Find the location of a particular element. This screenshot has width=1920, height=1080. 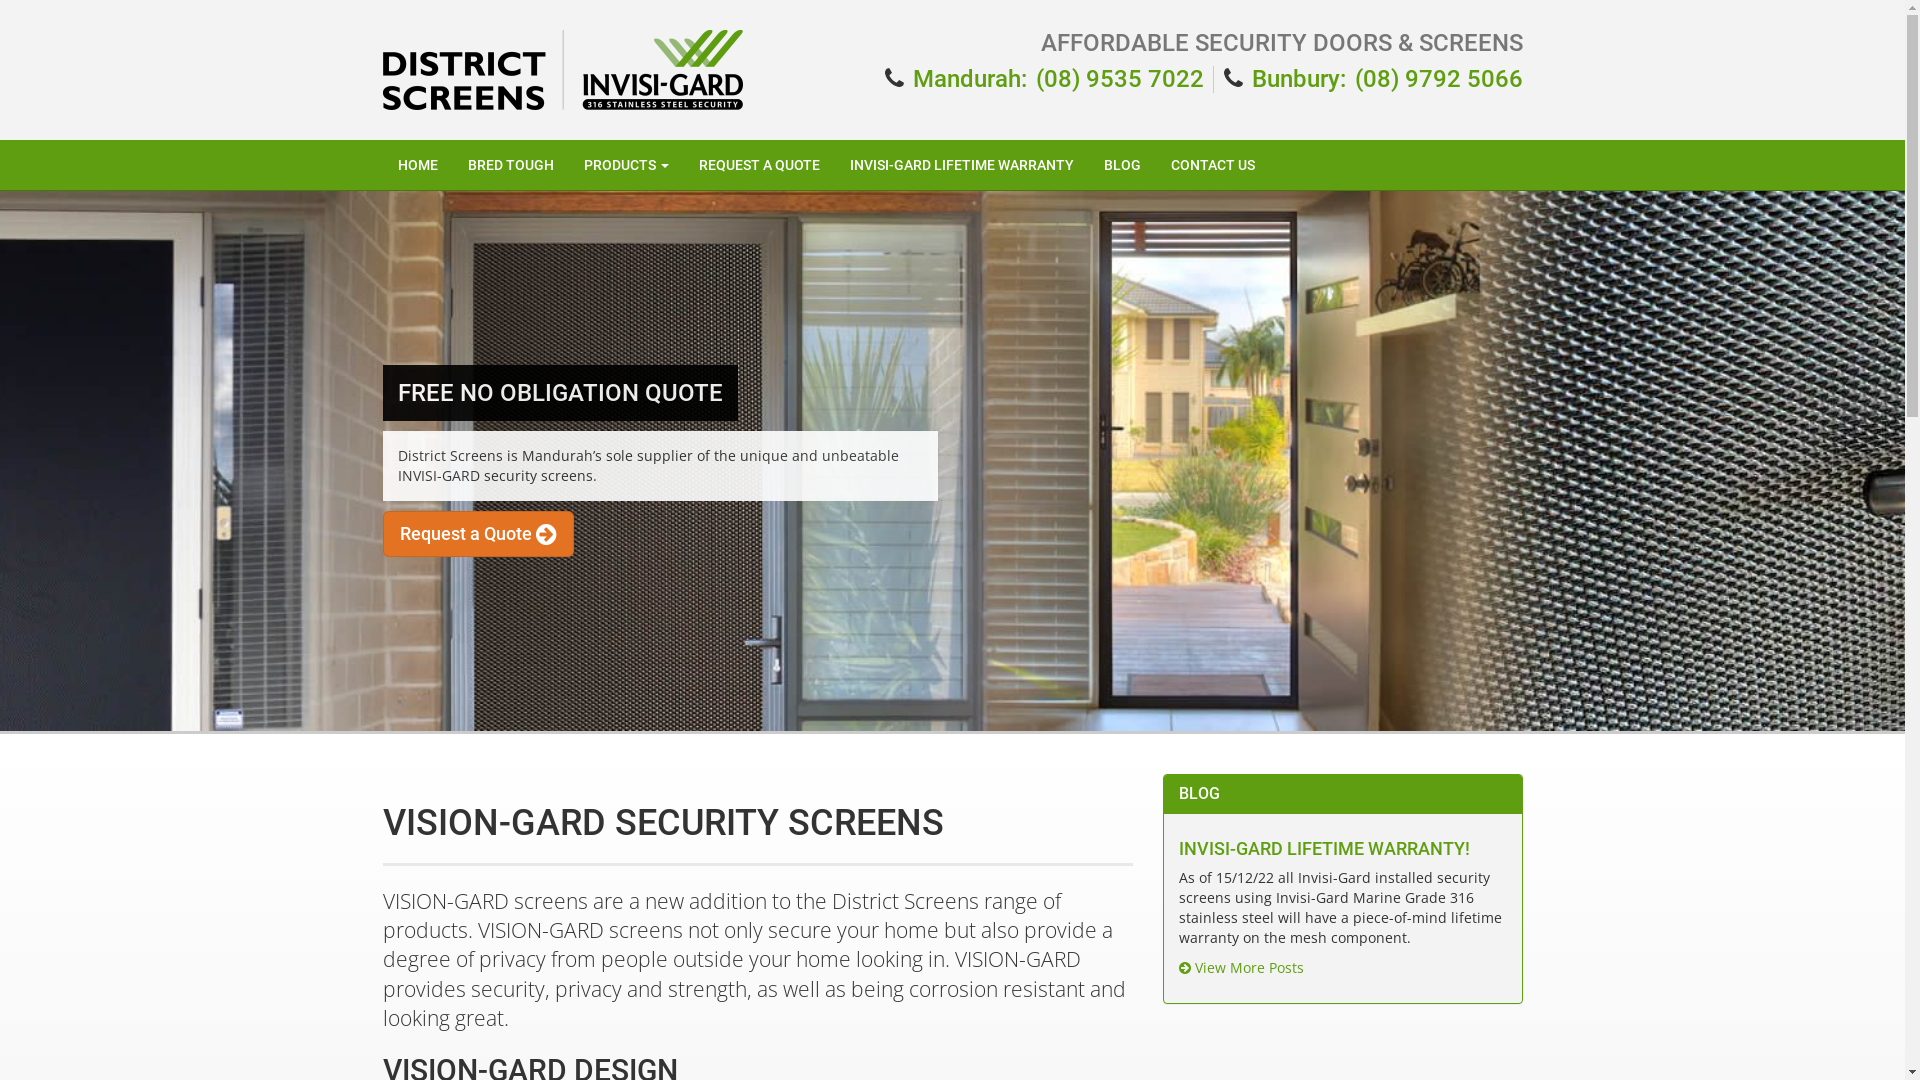

'(08) 9535 7022' is located at coordinates (1118, 77).